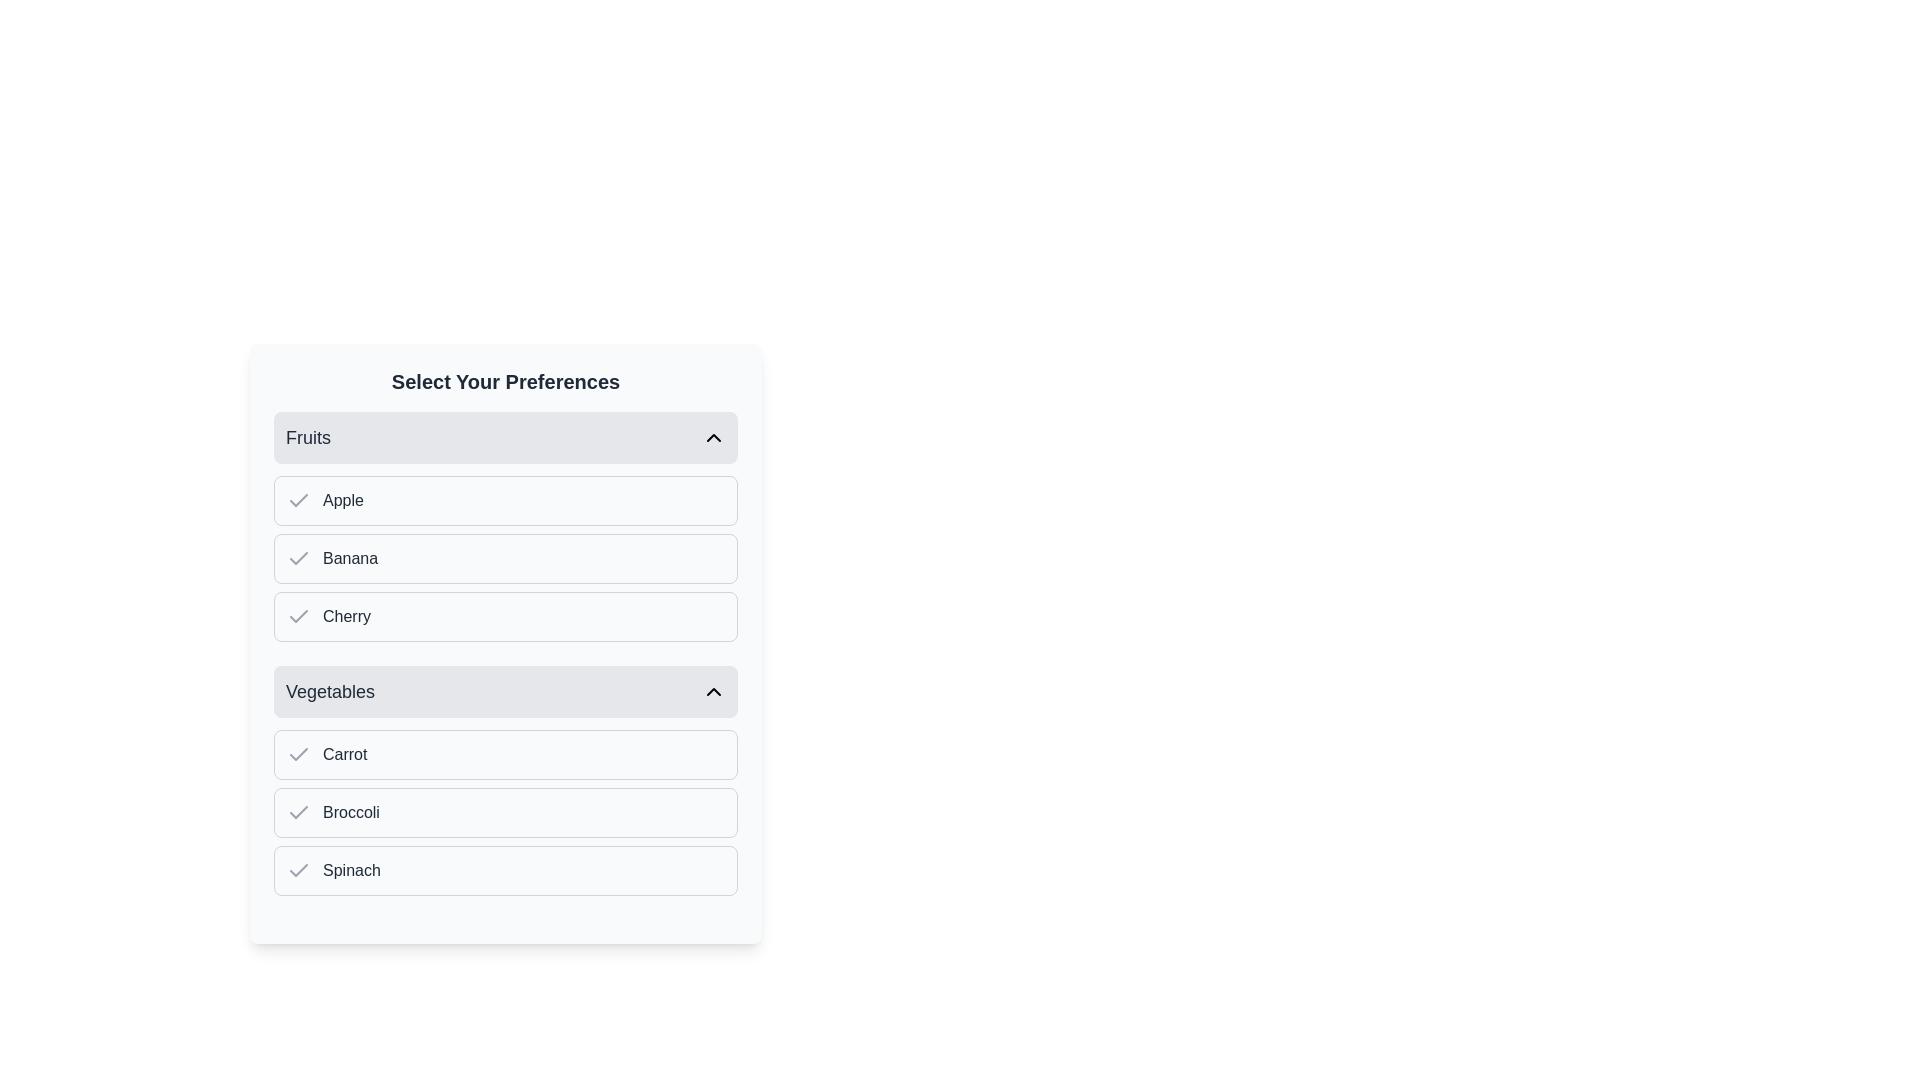 The width and height of the screenshot is (1920, 1080). What do you see at coordinates (297, 753) in the screenshot?
I see `the status of the checkmark icon indicating selection or completion for the item labeled 'Cherry' in the Fruits section of the UI` at bounding box center [297, 753].